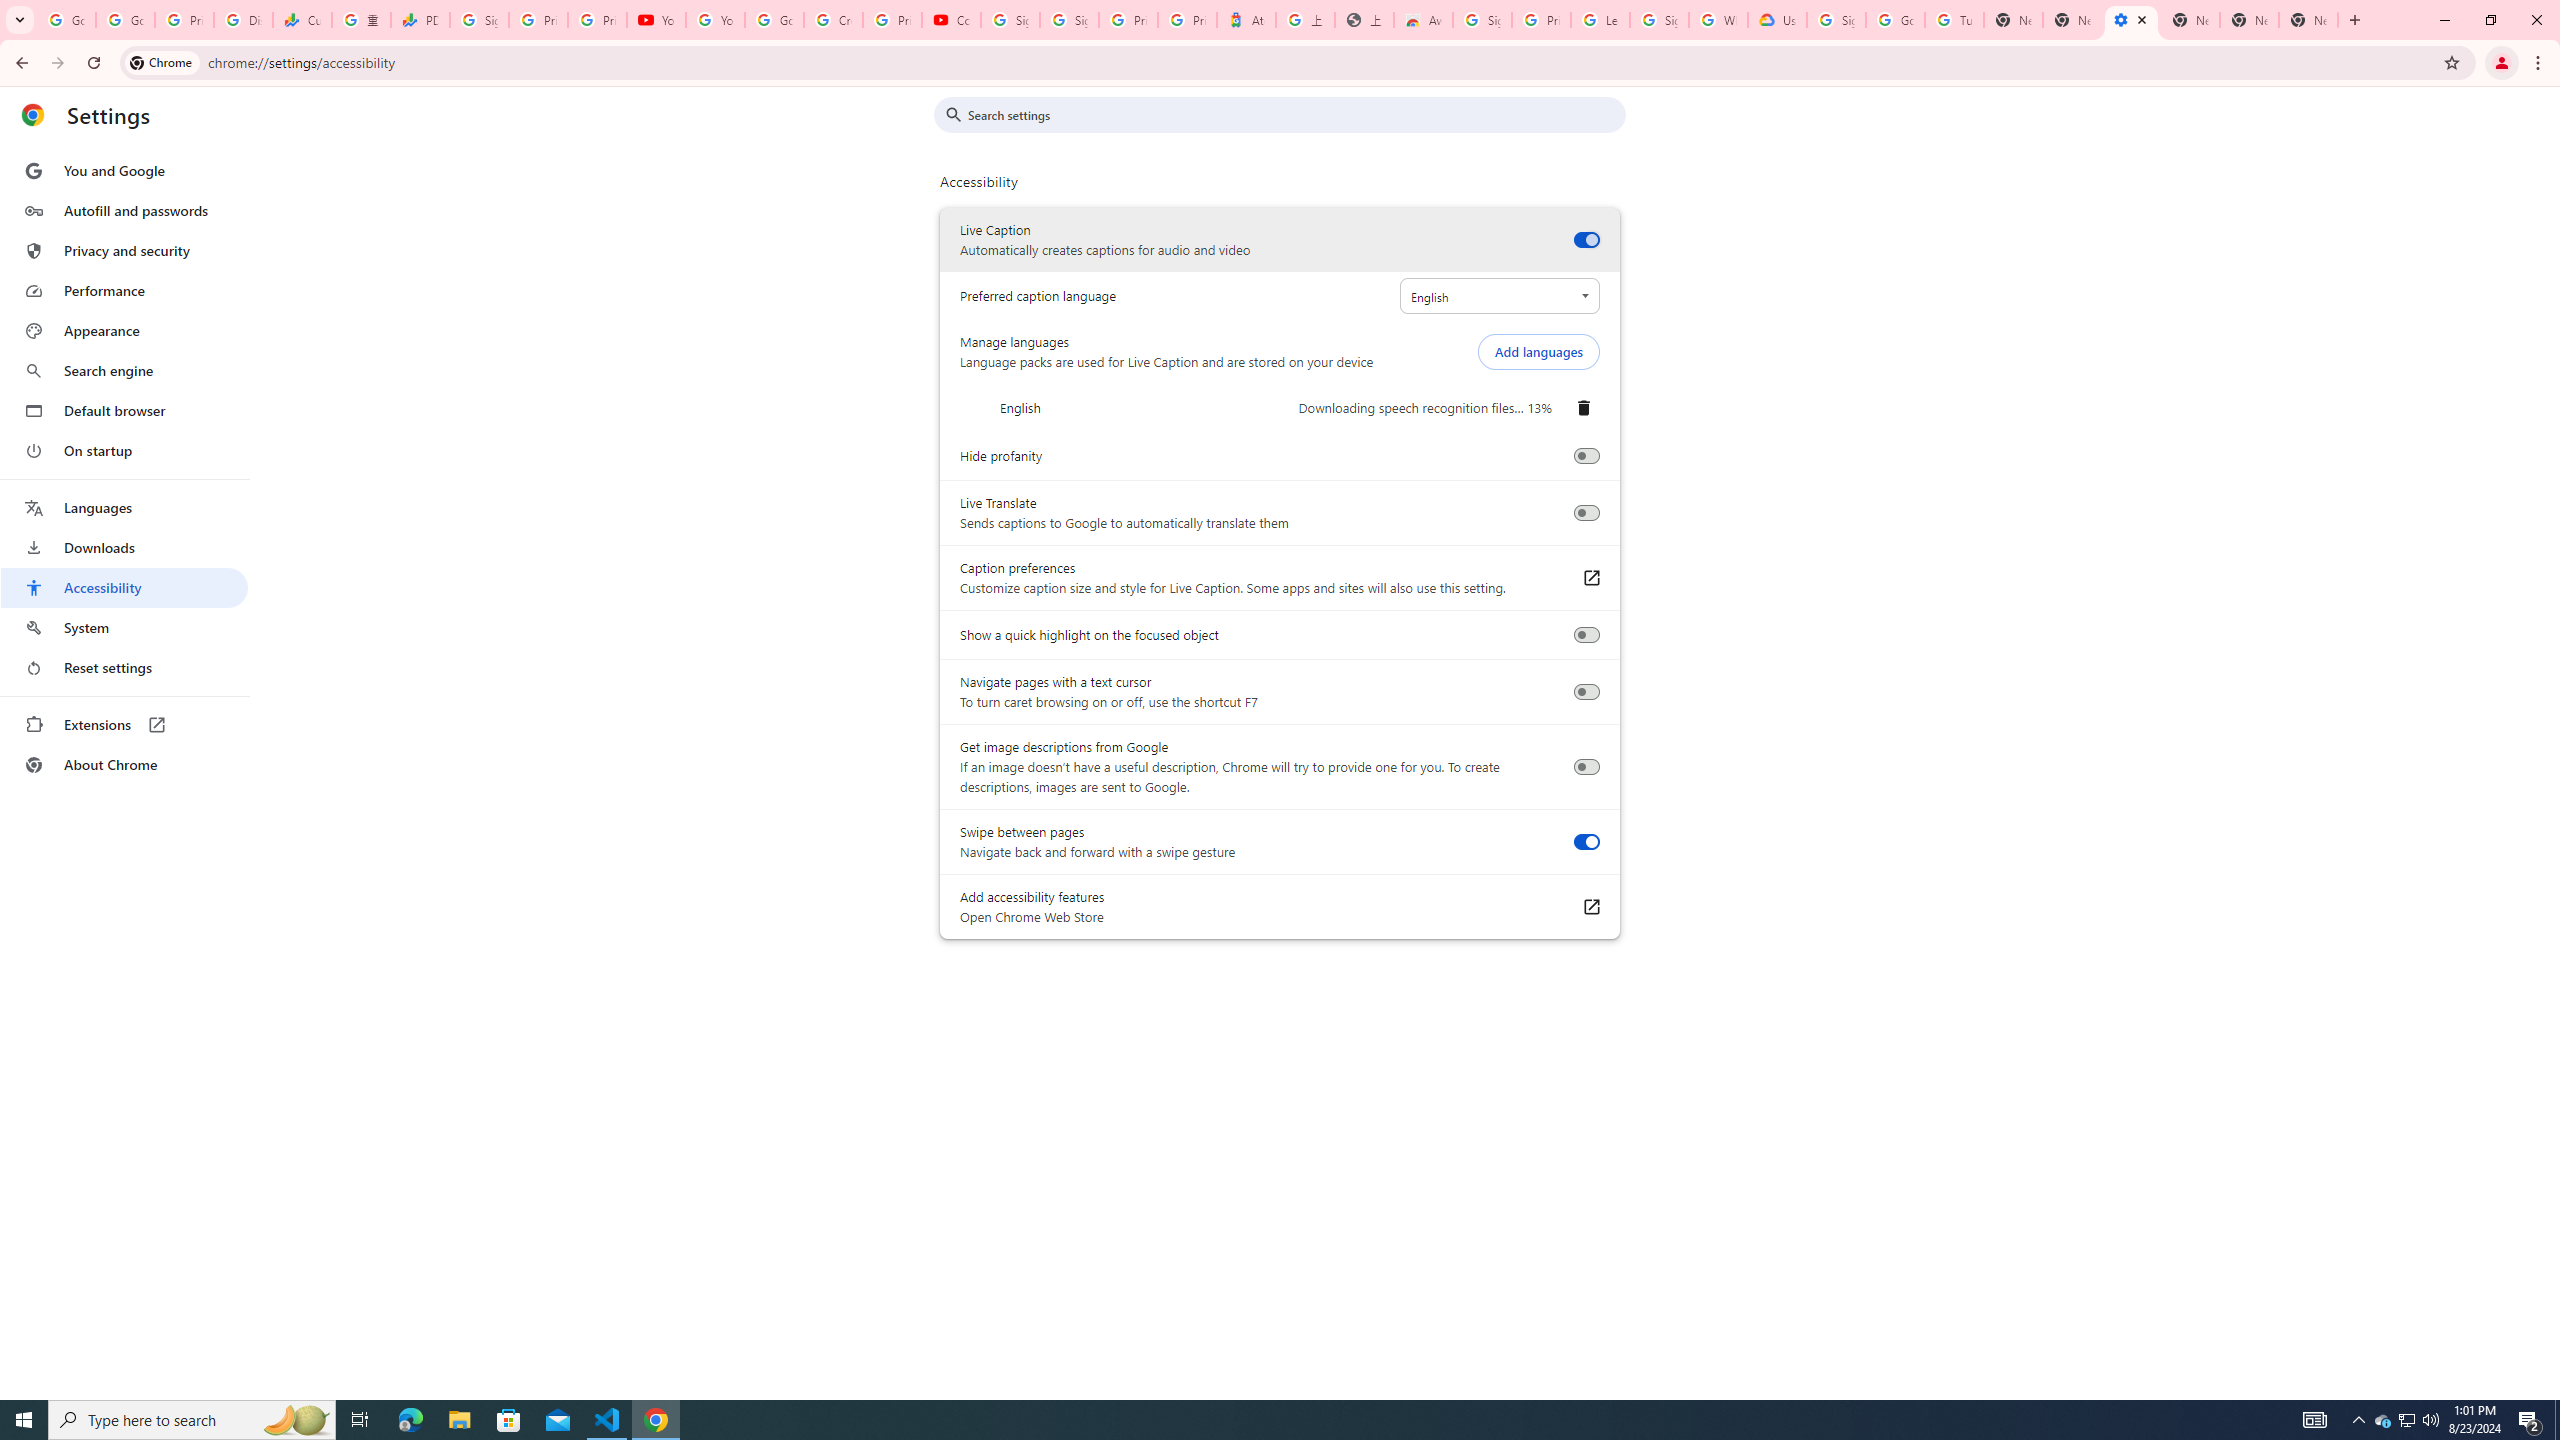 This screenshot has height=1440, width=2560. I want to click on 'Remove English', so click(1582, 407).